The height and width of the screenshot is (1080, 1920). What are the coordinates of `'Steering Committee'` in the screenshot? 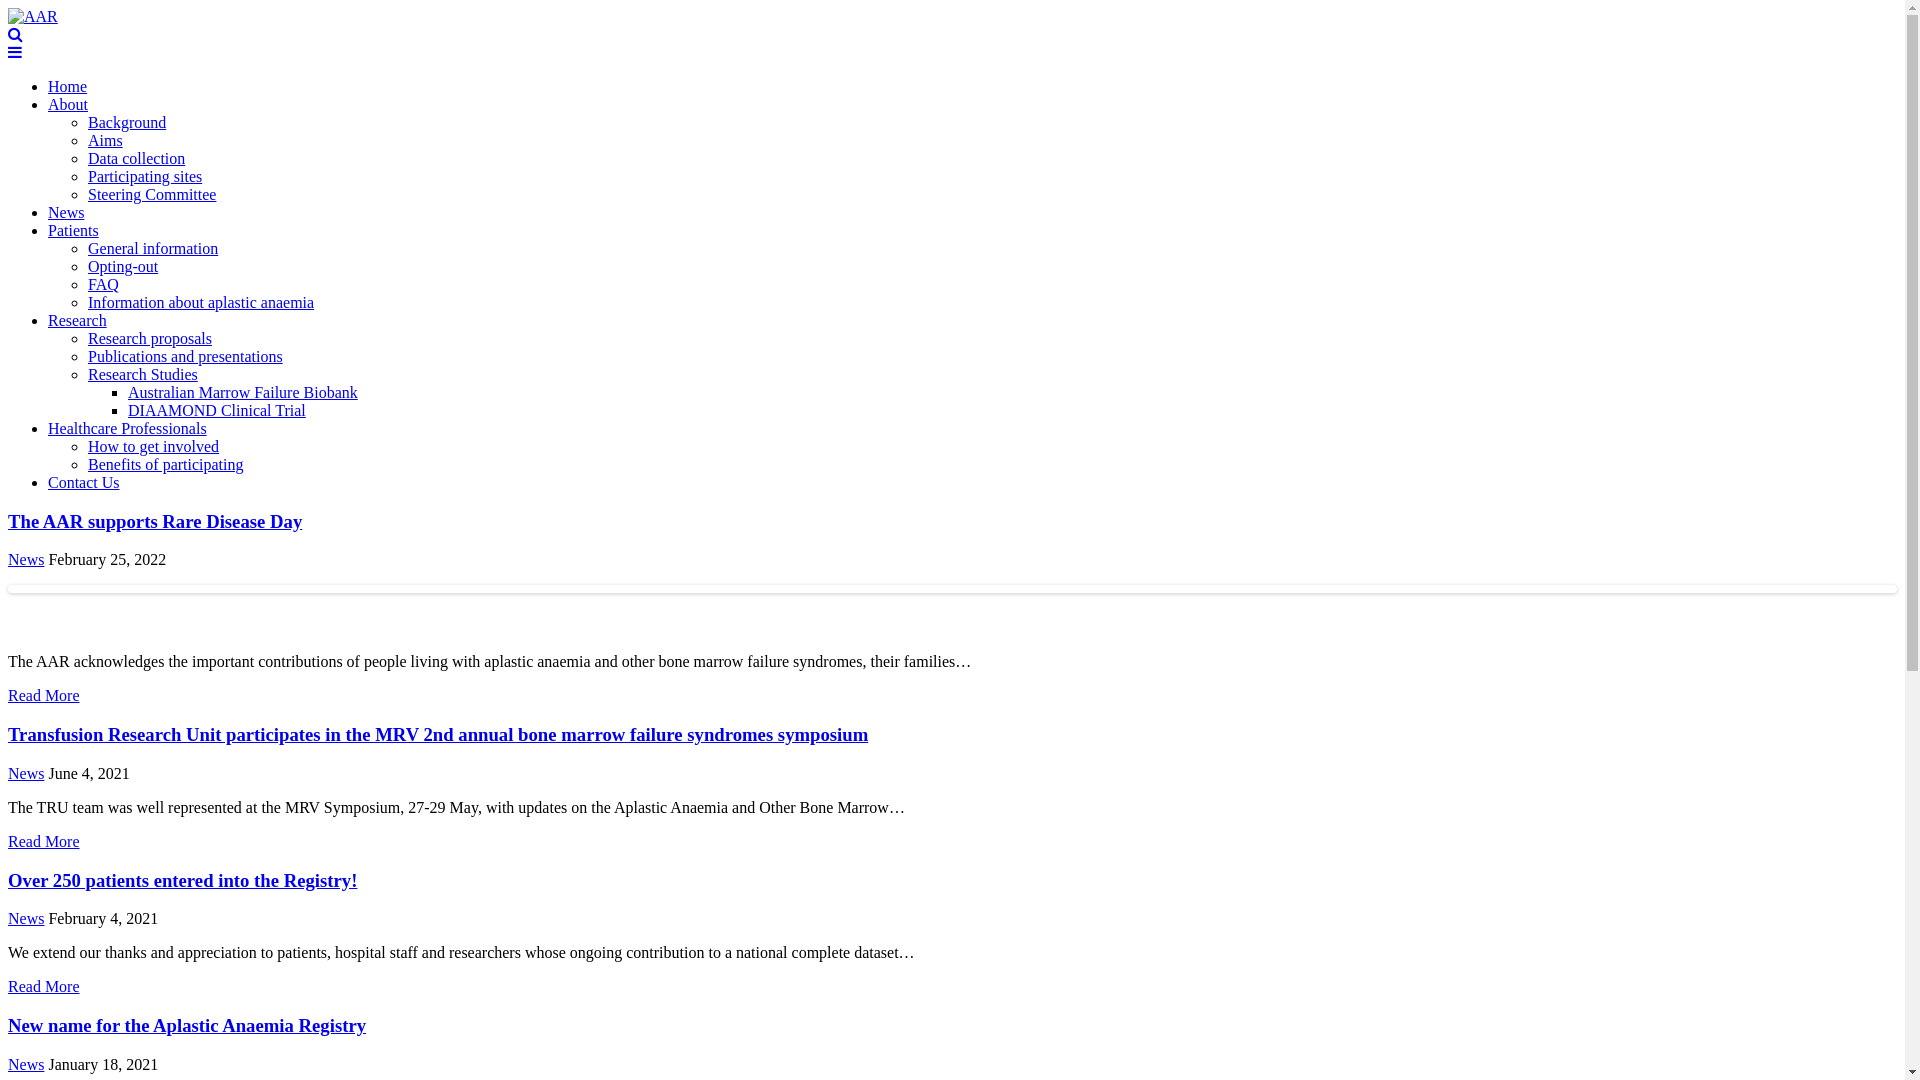 It's located at (151, 194).